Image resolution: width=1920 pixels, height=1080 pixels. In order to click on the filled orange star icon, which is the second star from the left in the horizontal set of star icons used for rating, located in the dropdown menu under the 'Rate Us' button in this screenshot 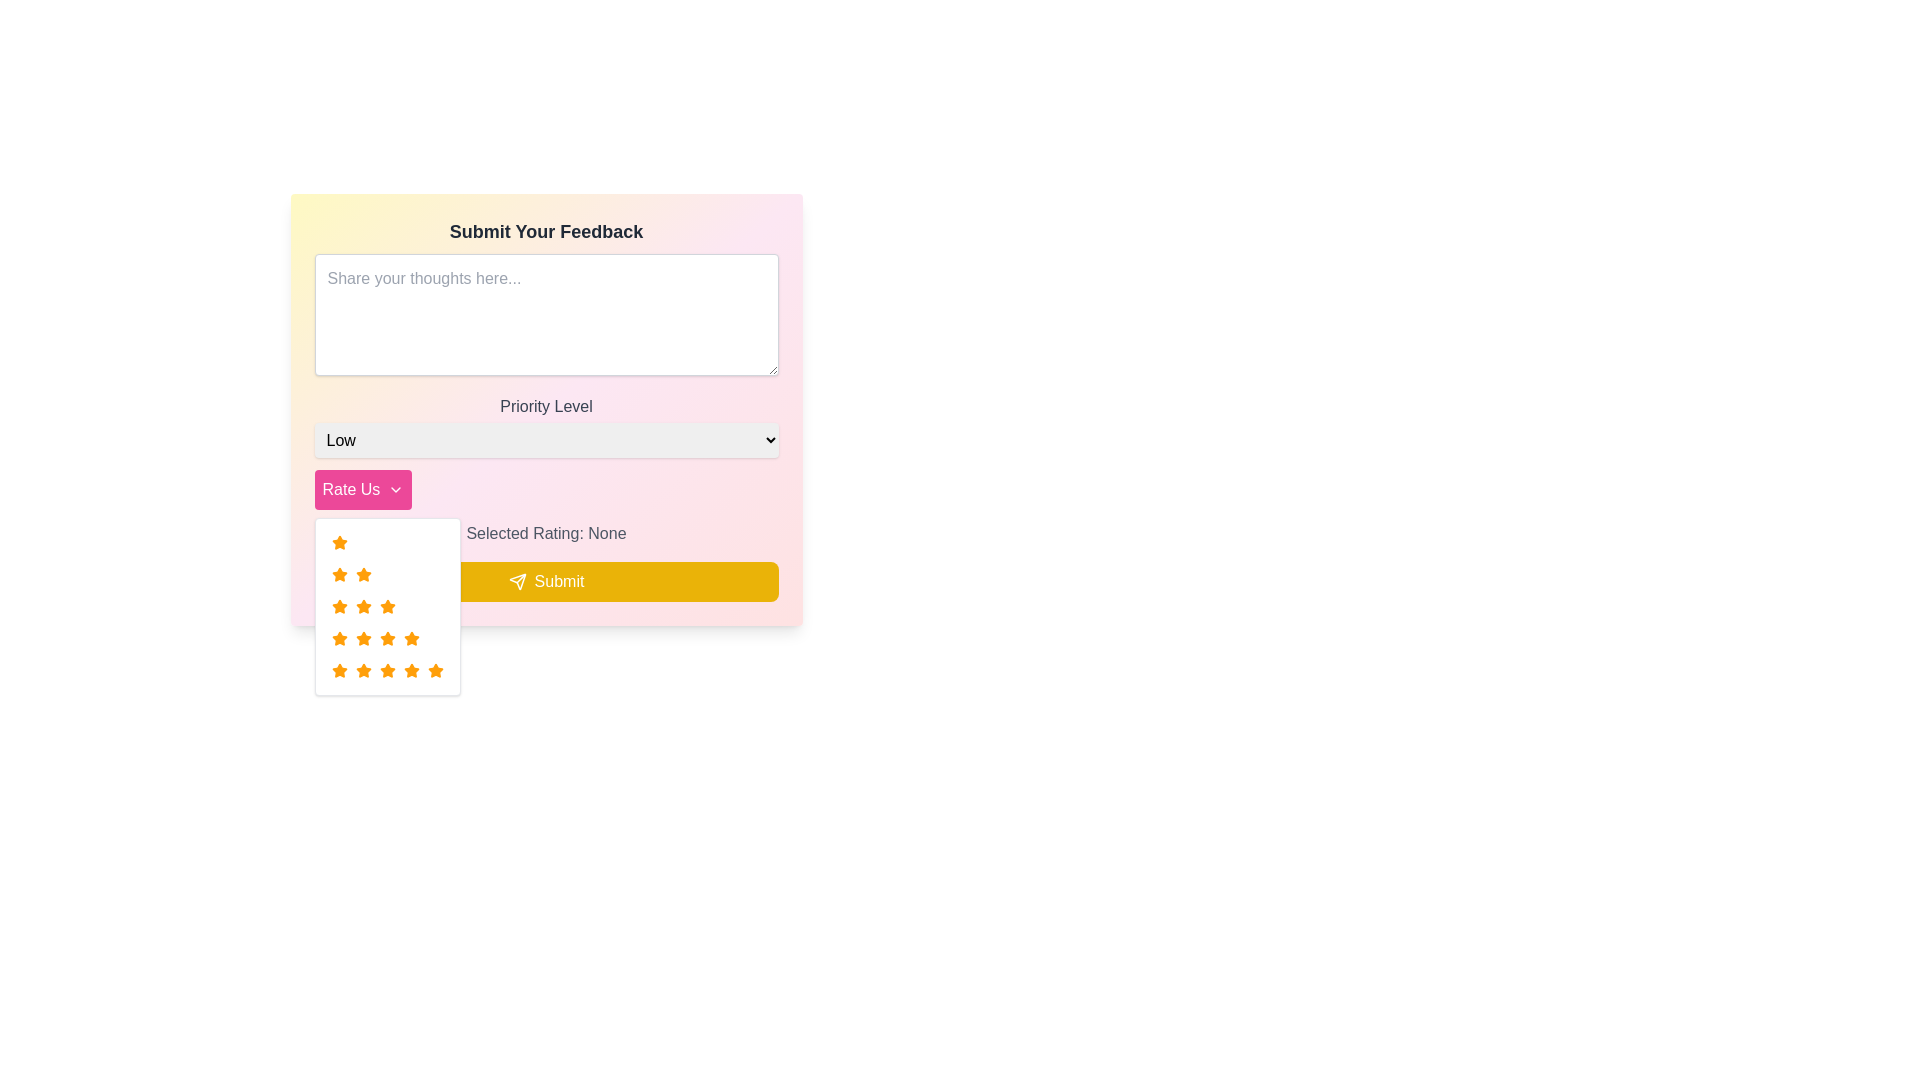, I will do `click(339, 671)`.